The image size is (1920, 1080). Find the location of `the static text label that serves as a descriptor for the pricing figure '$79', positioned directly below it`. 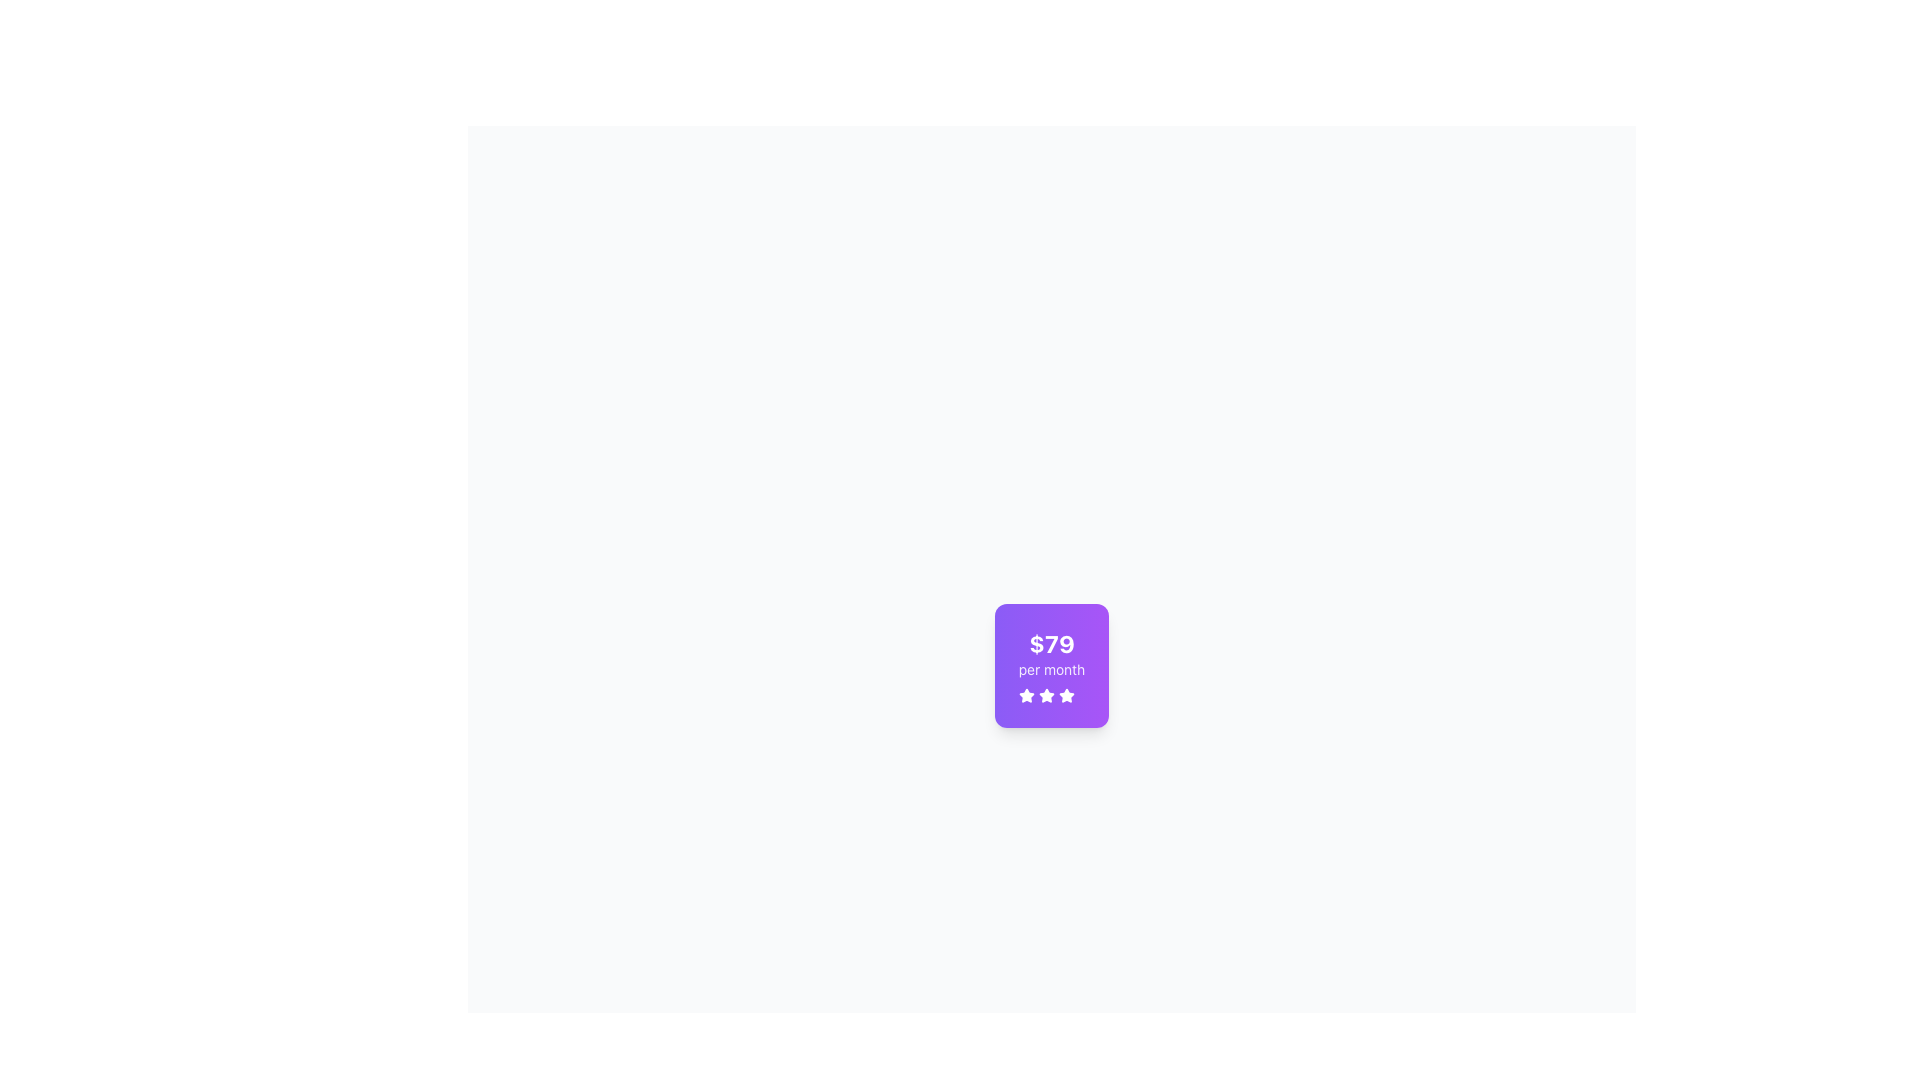

the static text label that serves as a descriptor for the pricing figure '$79', positioned directly below it is located at coordinates (1050, 670).